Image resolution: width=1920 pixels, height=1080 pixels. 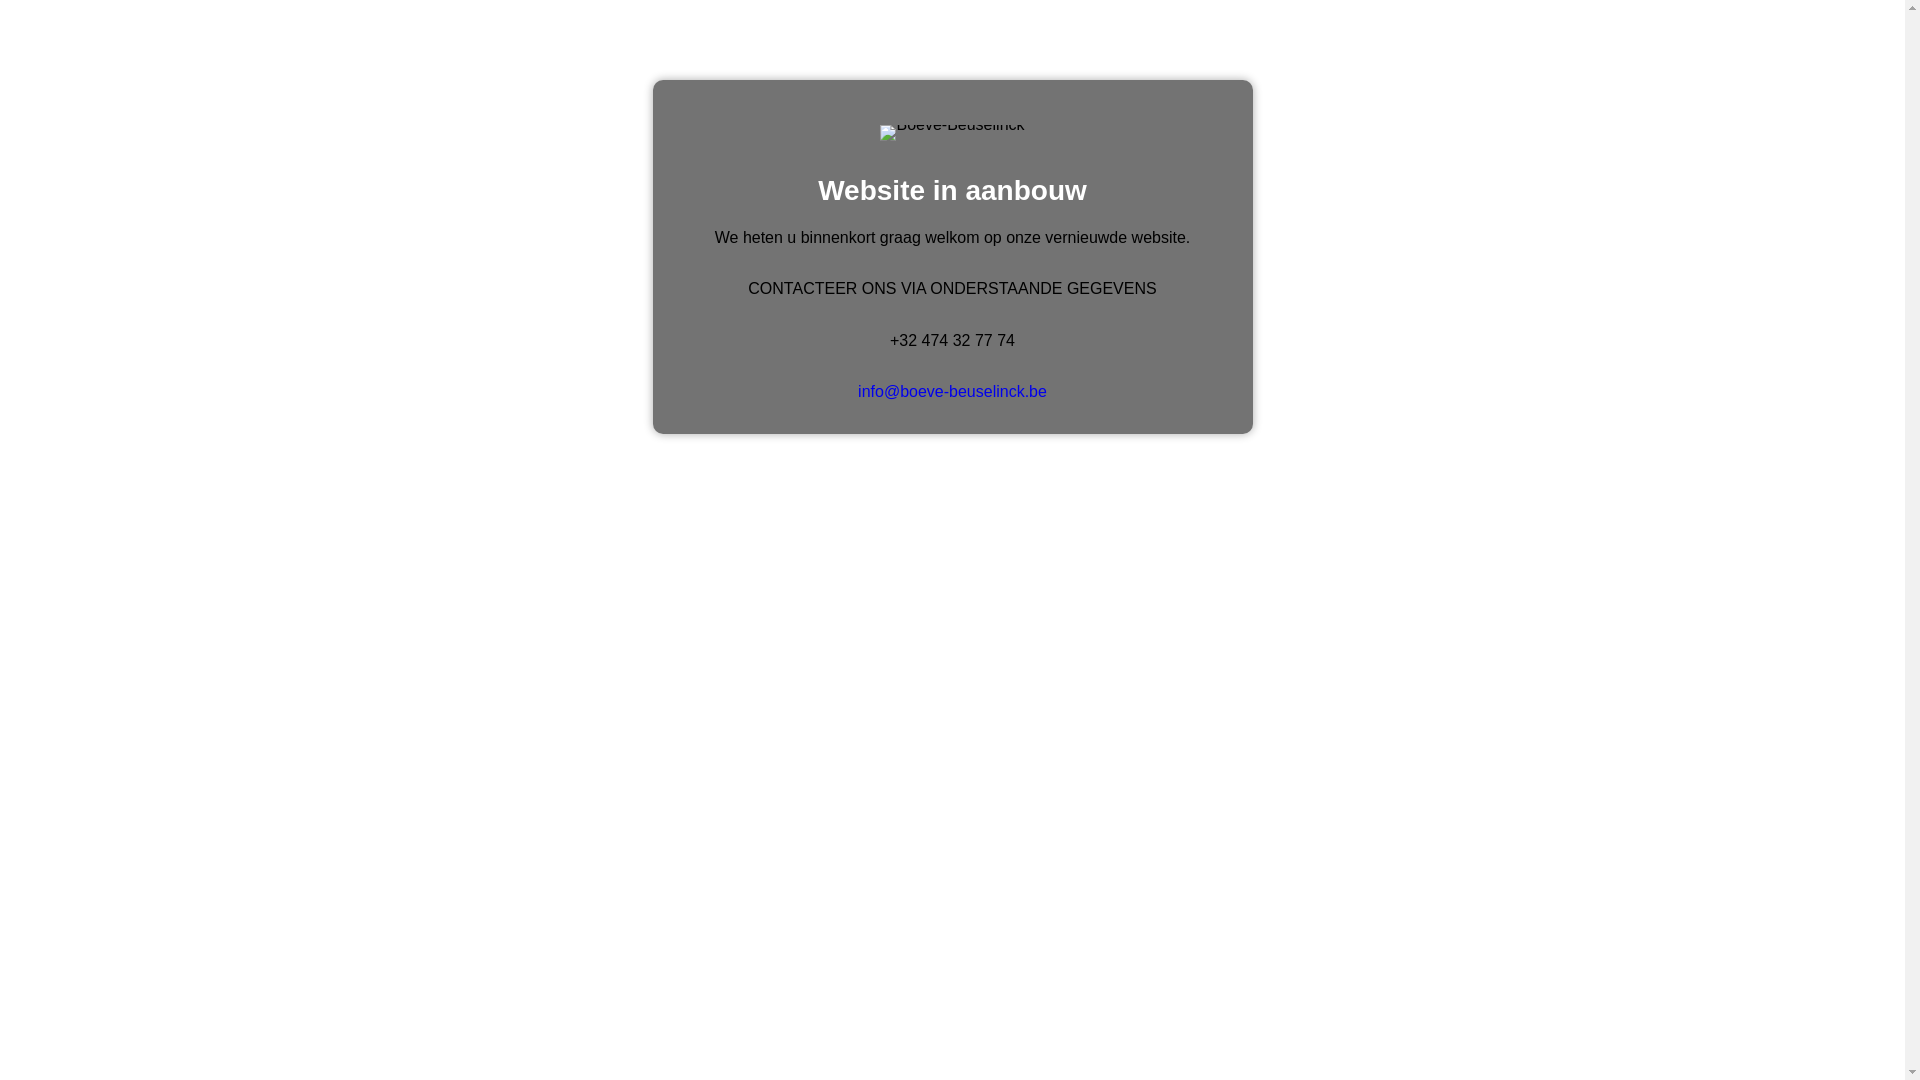 I want to click on 'Boeve-Beuselinck', so click(x=950, y=132).